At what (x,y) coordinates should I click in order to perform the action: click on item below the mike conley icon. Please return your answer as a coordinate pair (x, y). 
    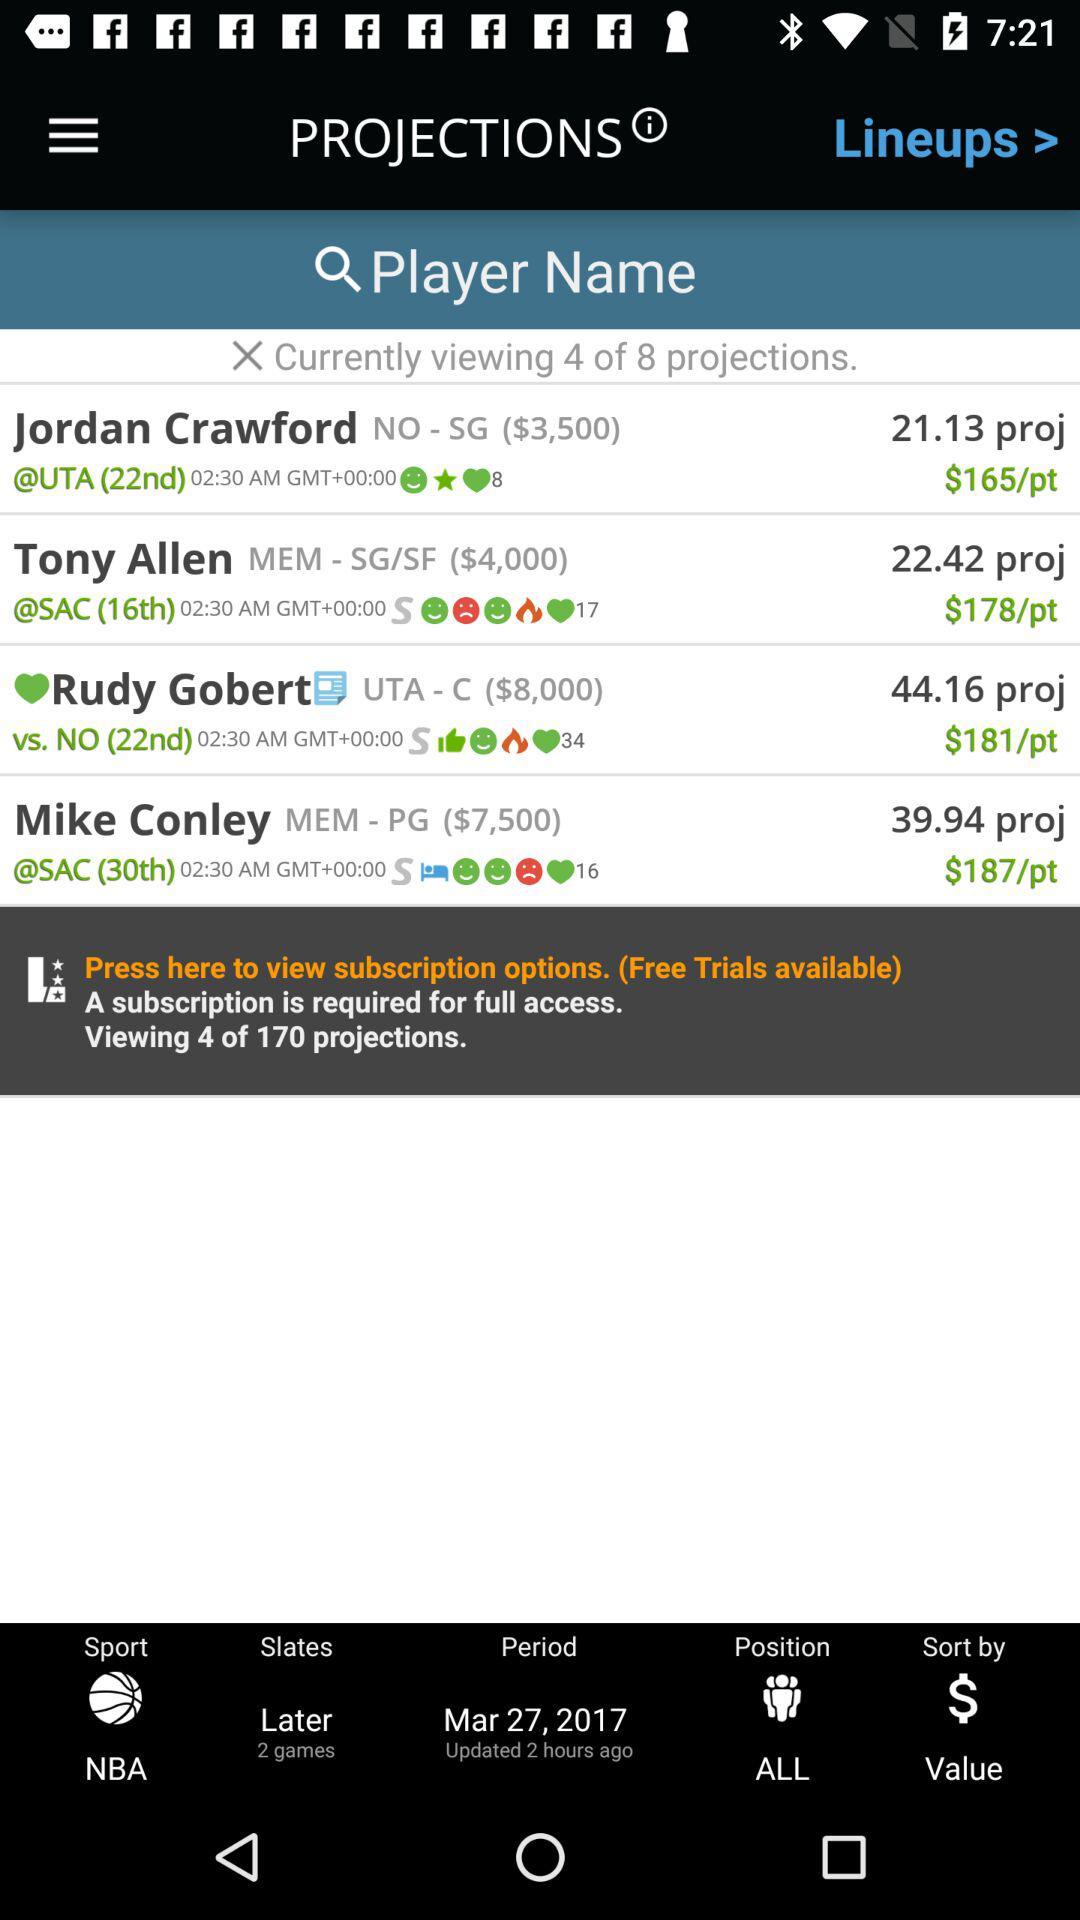
    Looking at the image, I should click on (94, 868).